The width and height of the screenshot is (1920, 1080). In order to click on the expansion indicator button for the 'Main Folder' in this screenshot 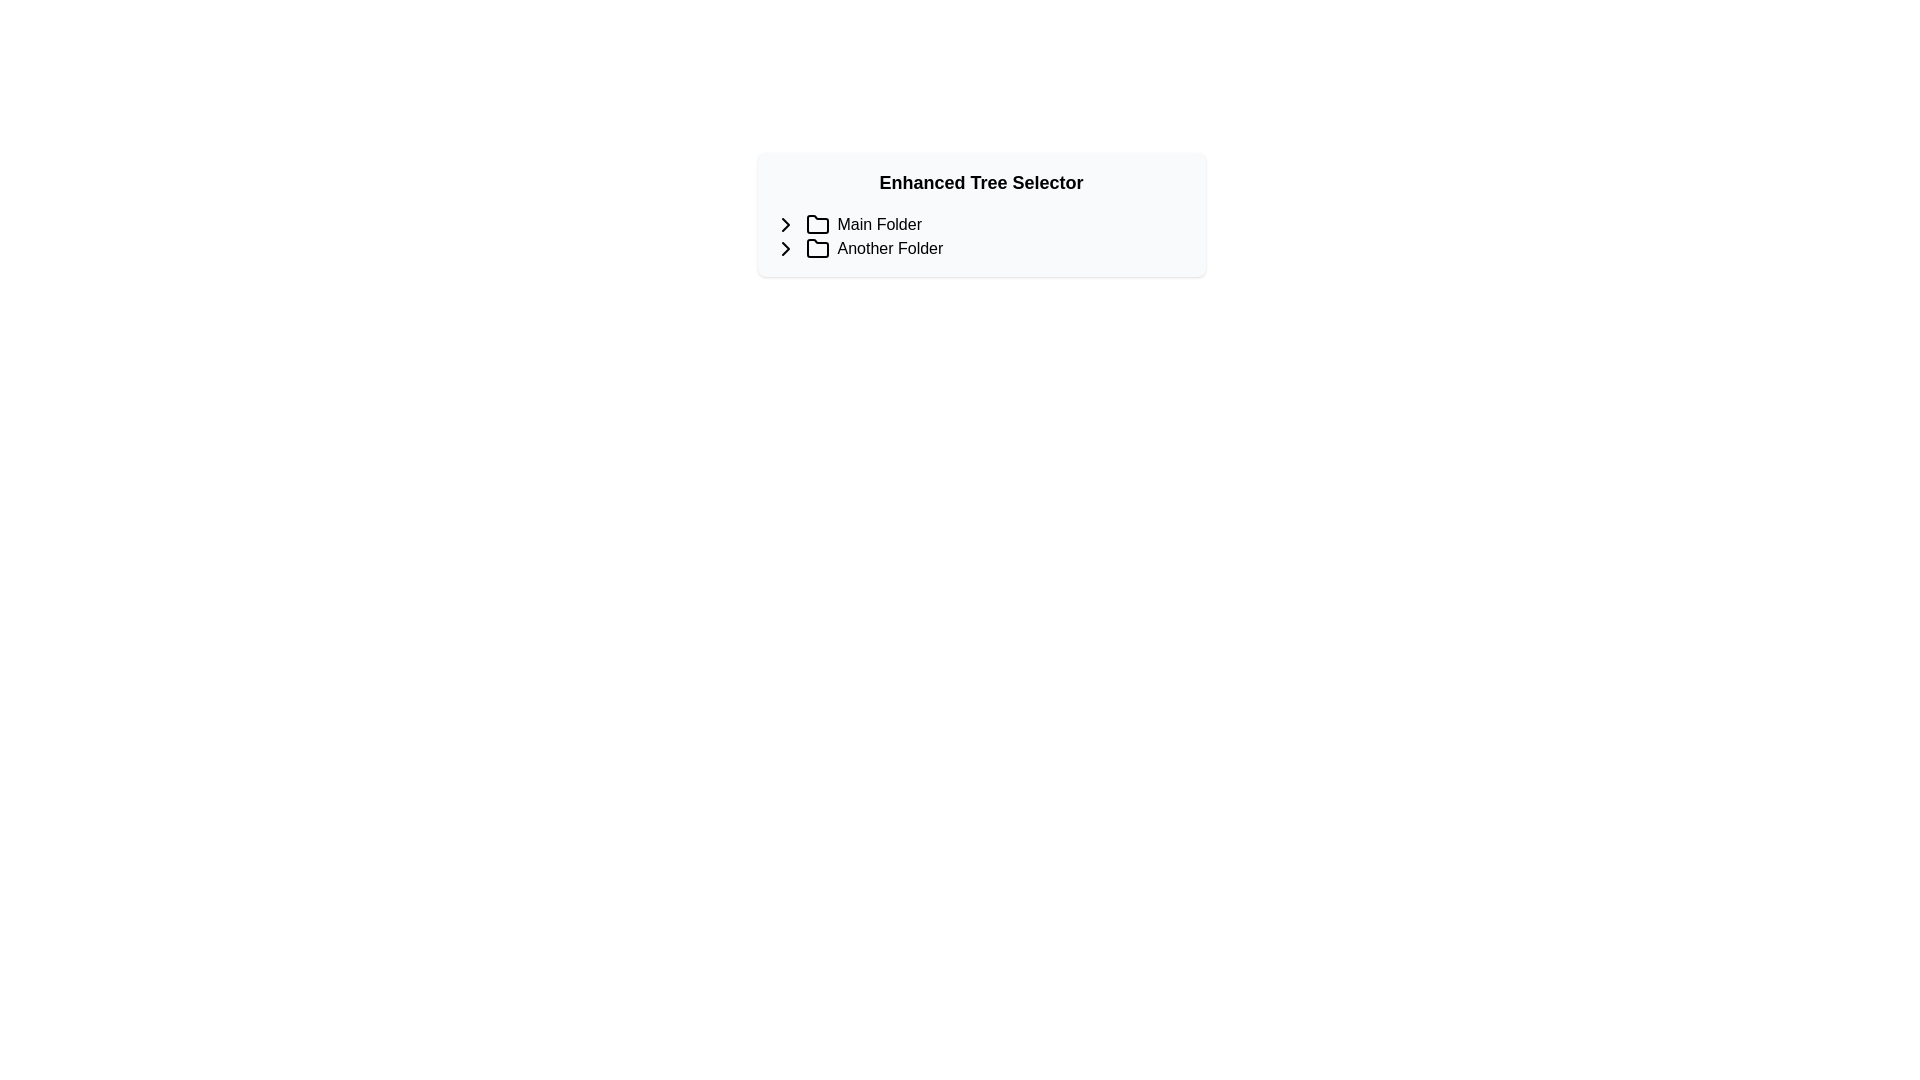, I will do `click(784, 224)`.